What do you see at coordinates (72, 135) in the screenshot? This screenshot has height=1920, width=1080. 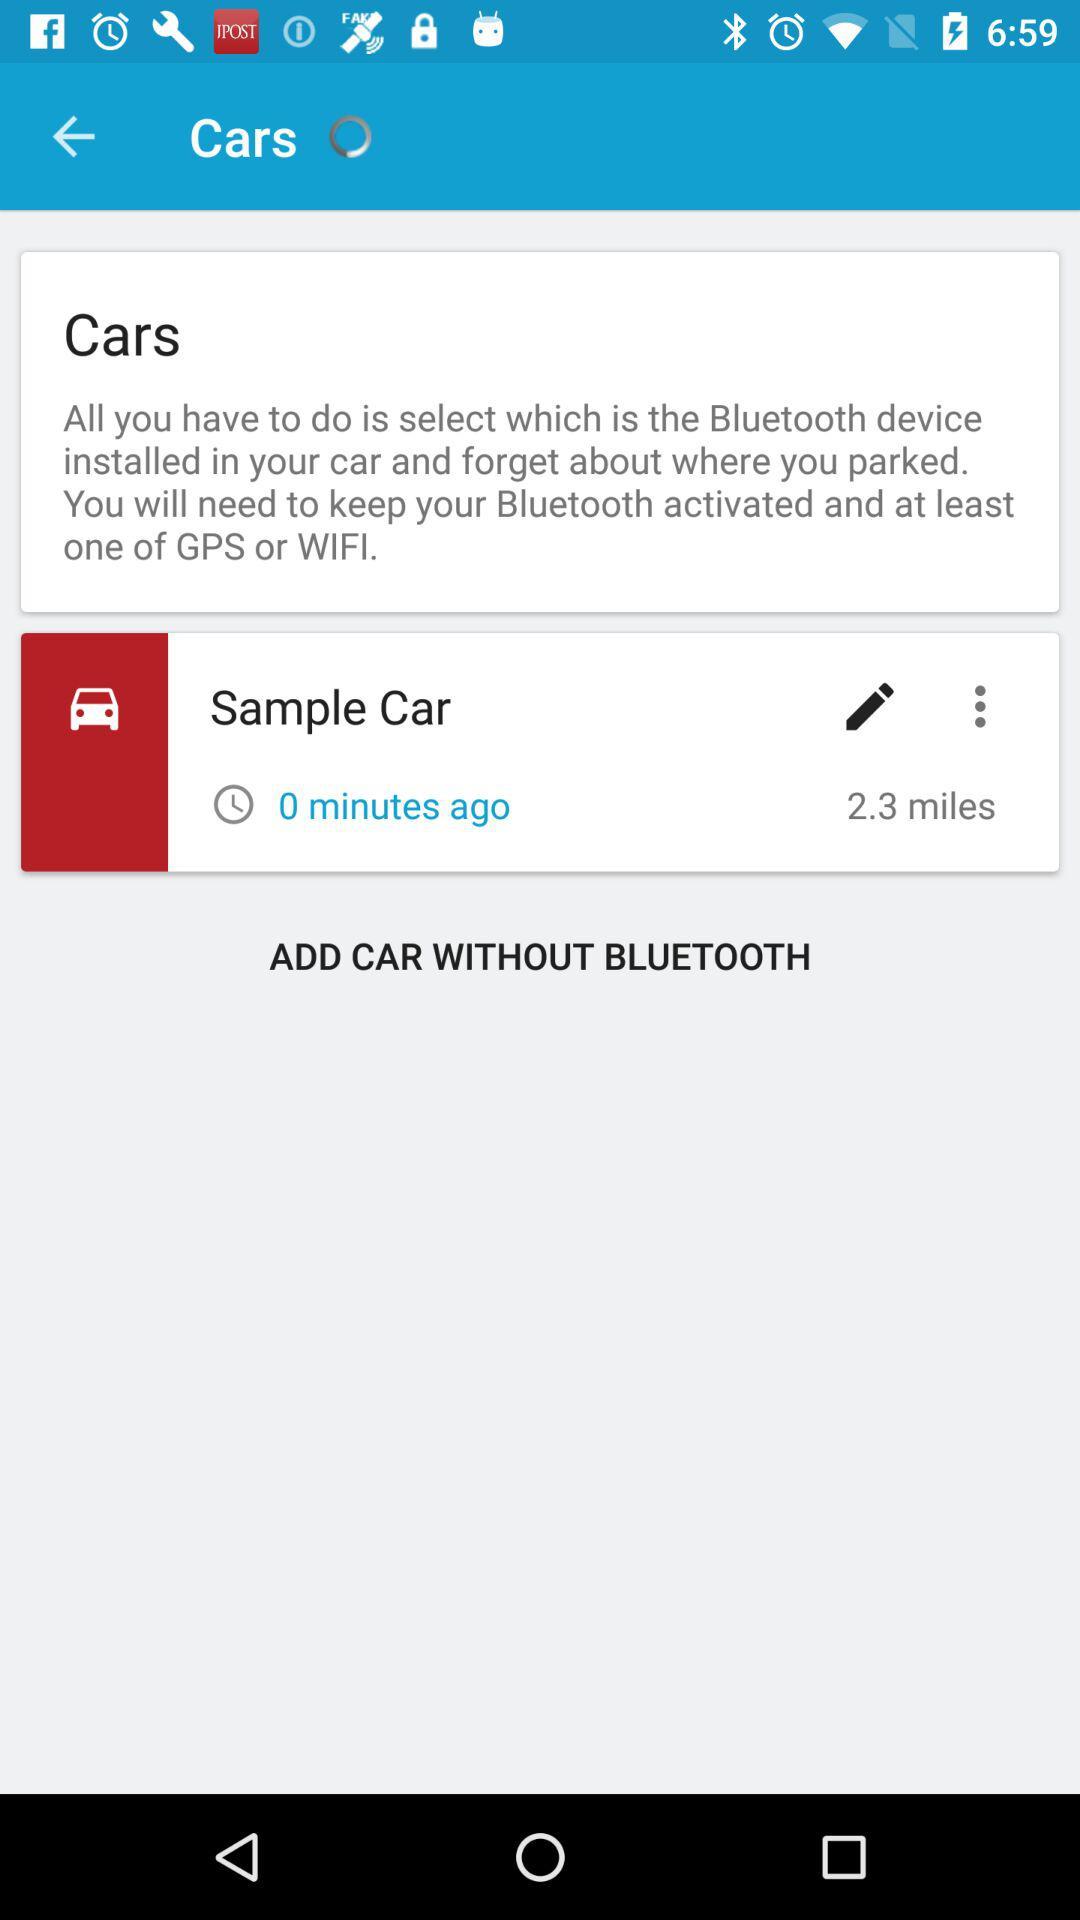 I see `the item next to cars` at bounding box center [72, 135].